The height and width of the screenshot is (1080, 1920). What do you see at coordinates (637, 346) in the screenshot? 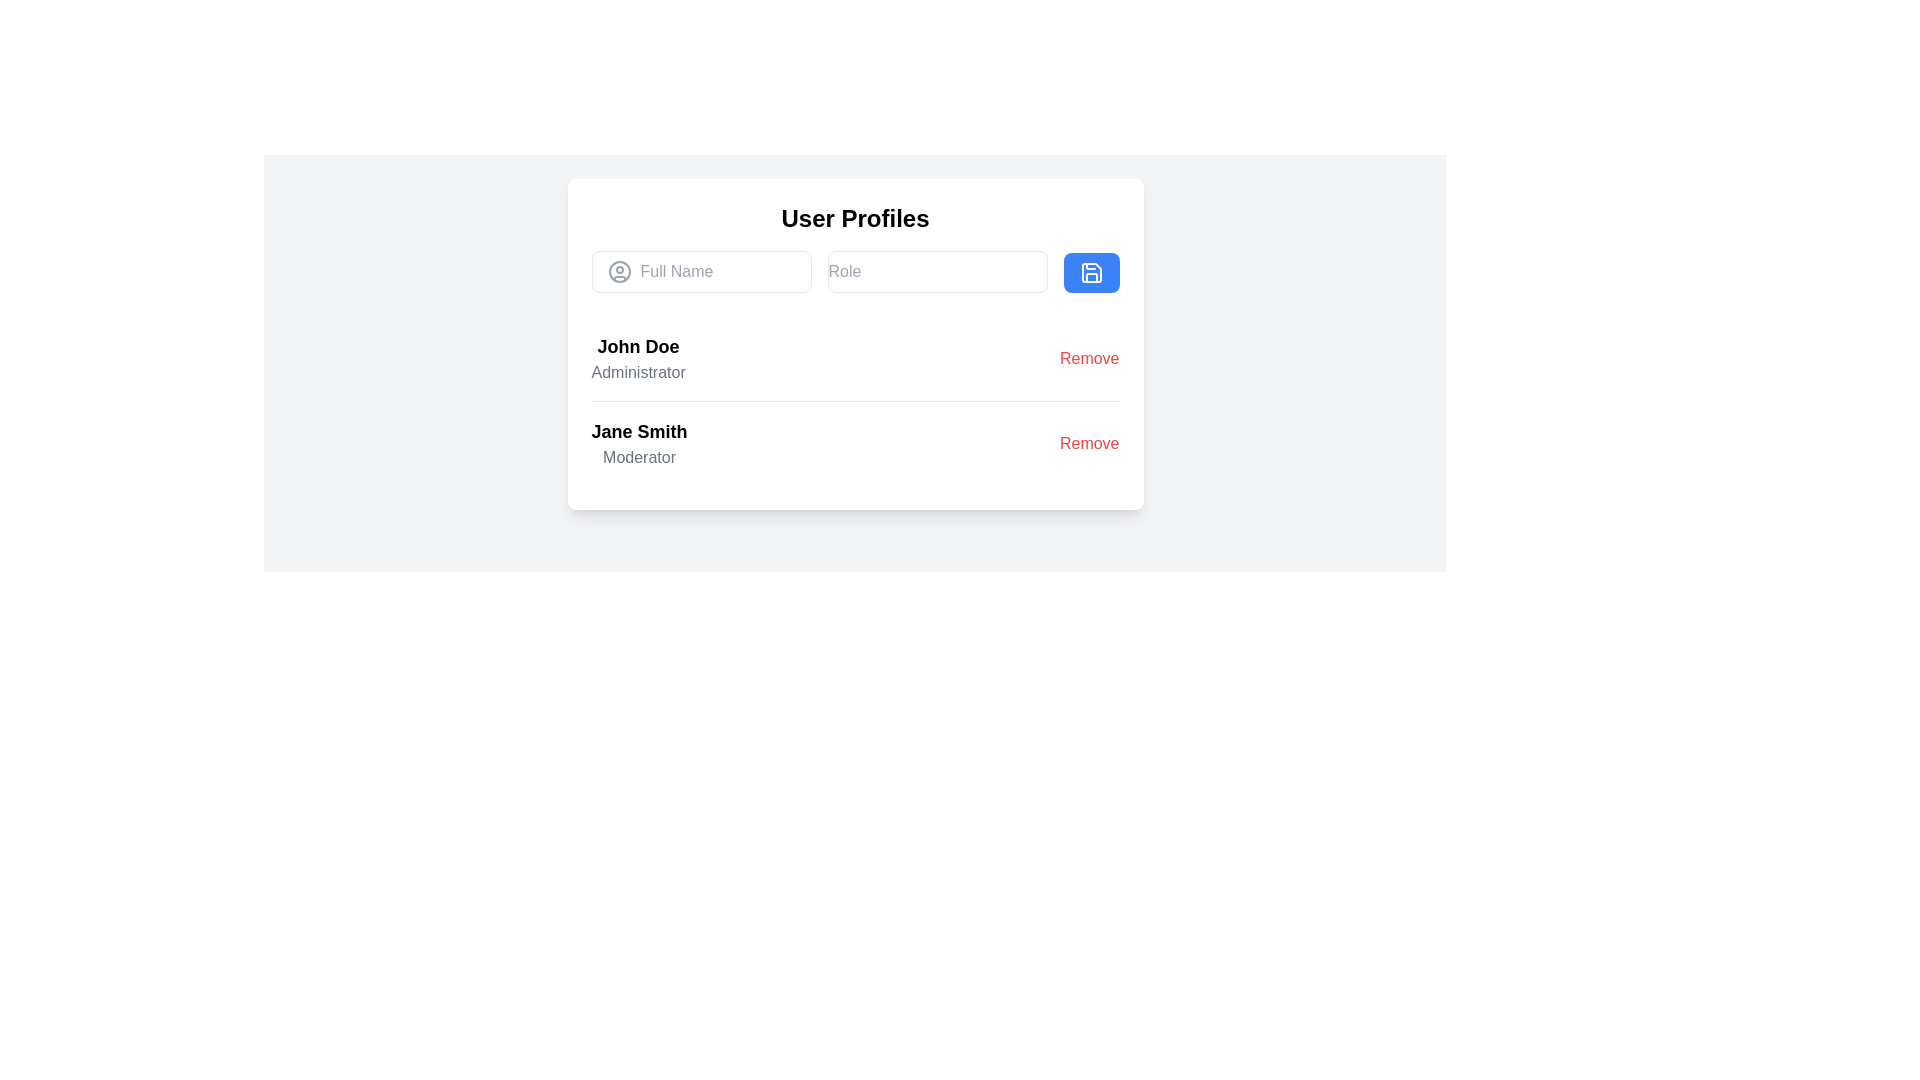
I see `the text display element that shows 'John Doe', which is styled in bold and larger size, located at the top of the user profile card above the role descriptor 'Administrator'` at bounding box center [637, 346].